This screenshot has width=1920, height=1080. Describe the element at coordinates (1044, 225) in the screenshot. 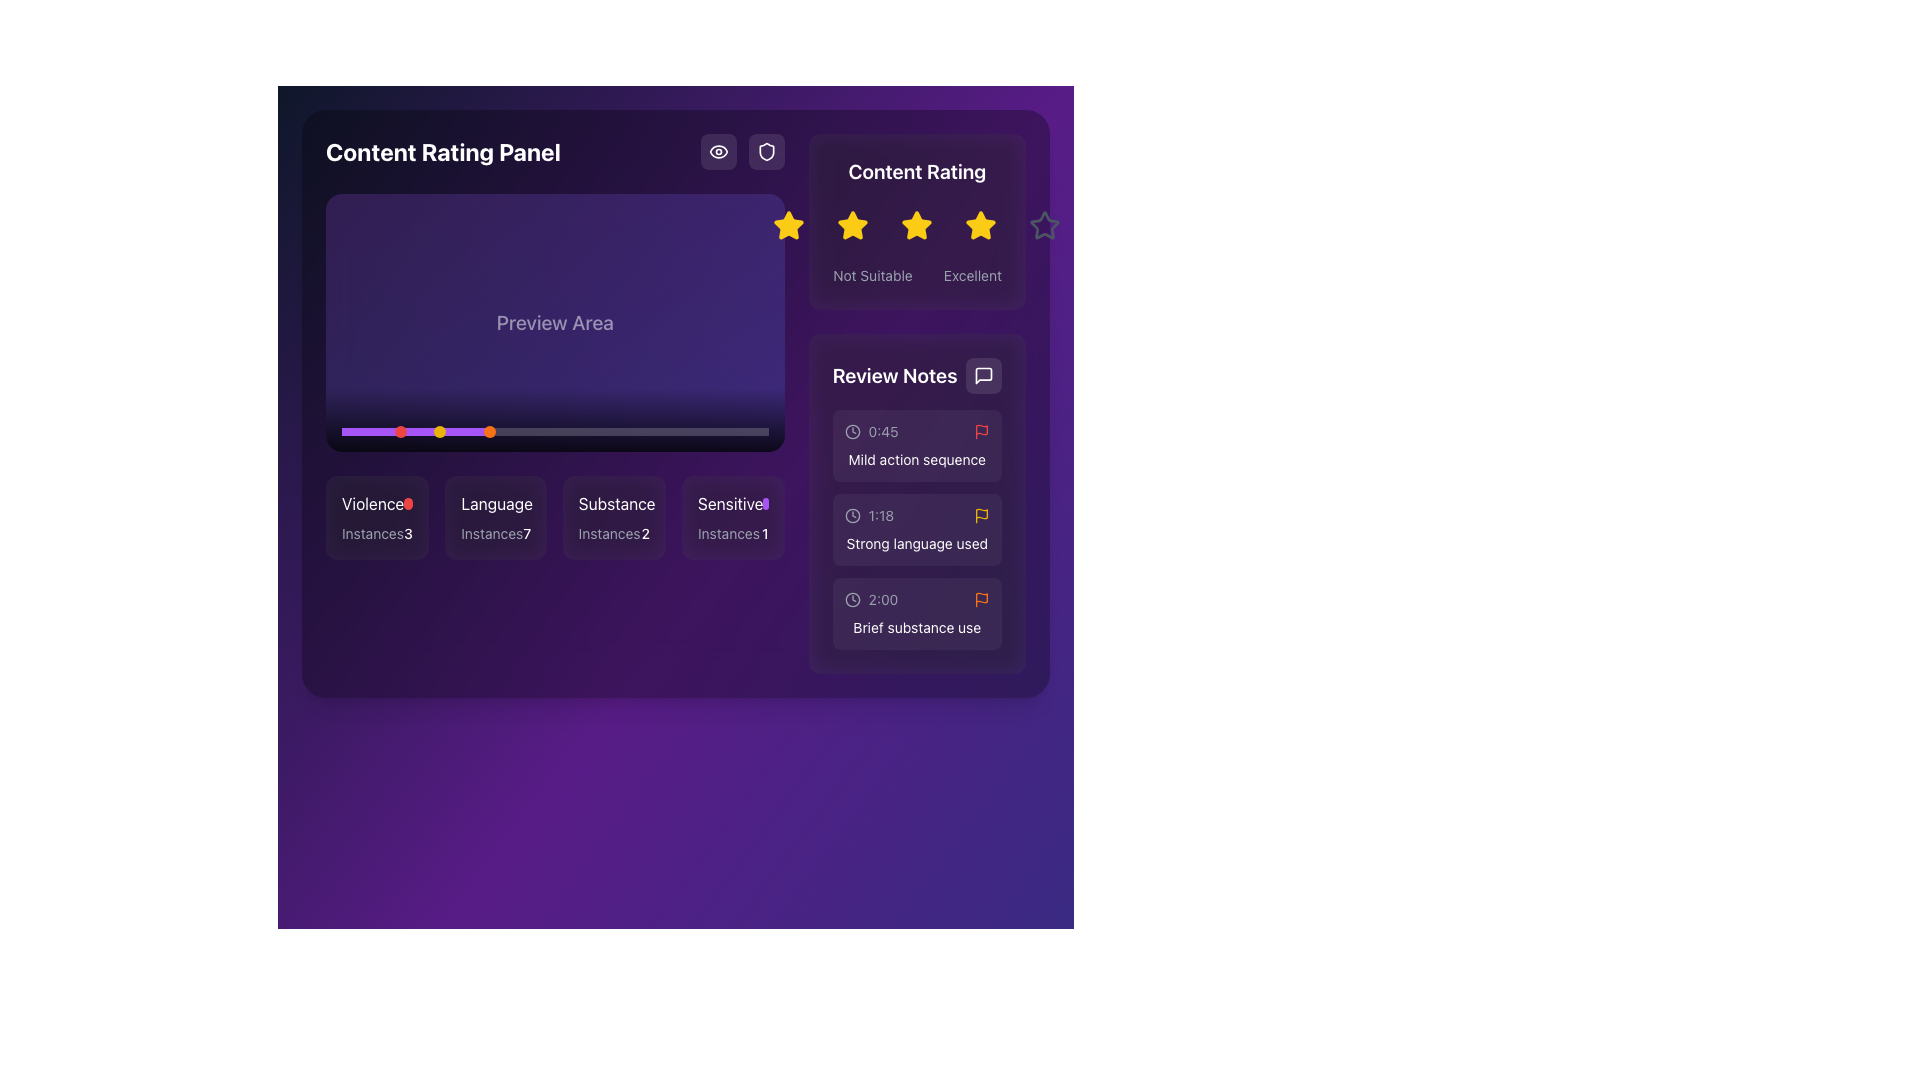

I see `on the fifth star-shaped icon with a grey outline in the 'Content Rating' section, located on a dark purple background` at that location.